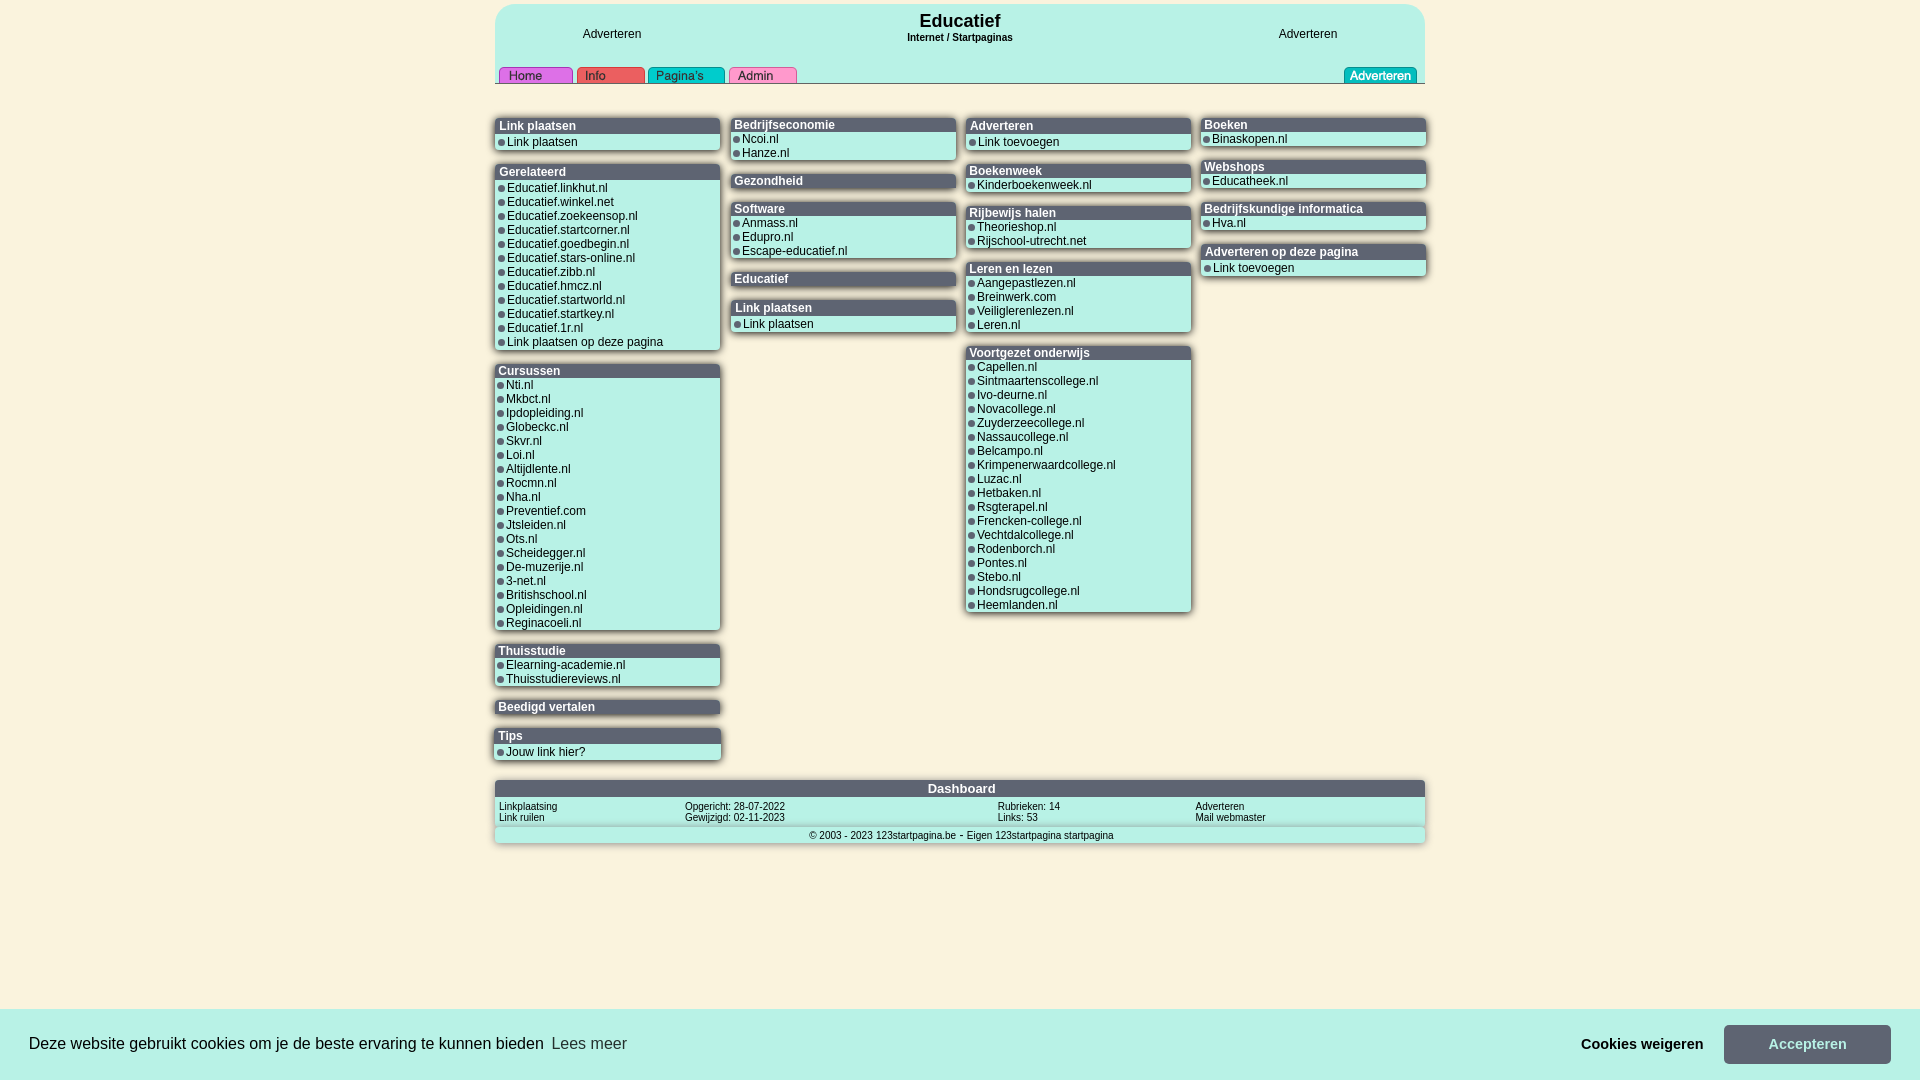 Image resolution: width=1920 pixels, height=1080 pixels. Describe the element at coordinates (1040, 834) in the screenshot. I see `'Eigen 123startpagina startpagina'` at that location.